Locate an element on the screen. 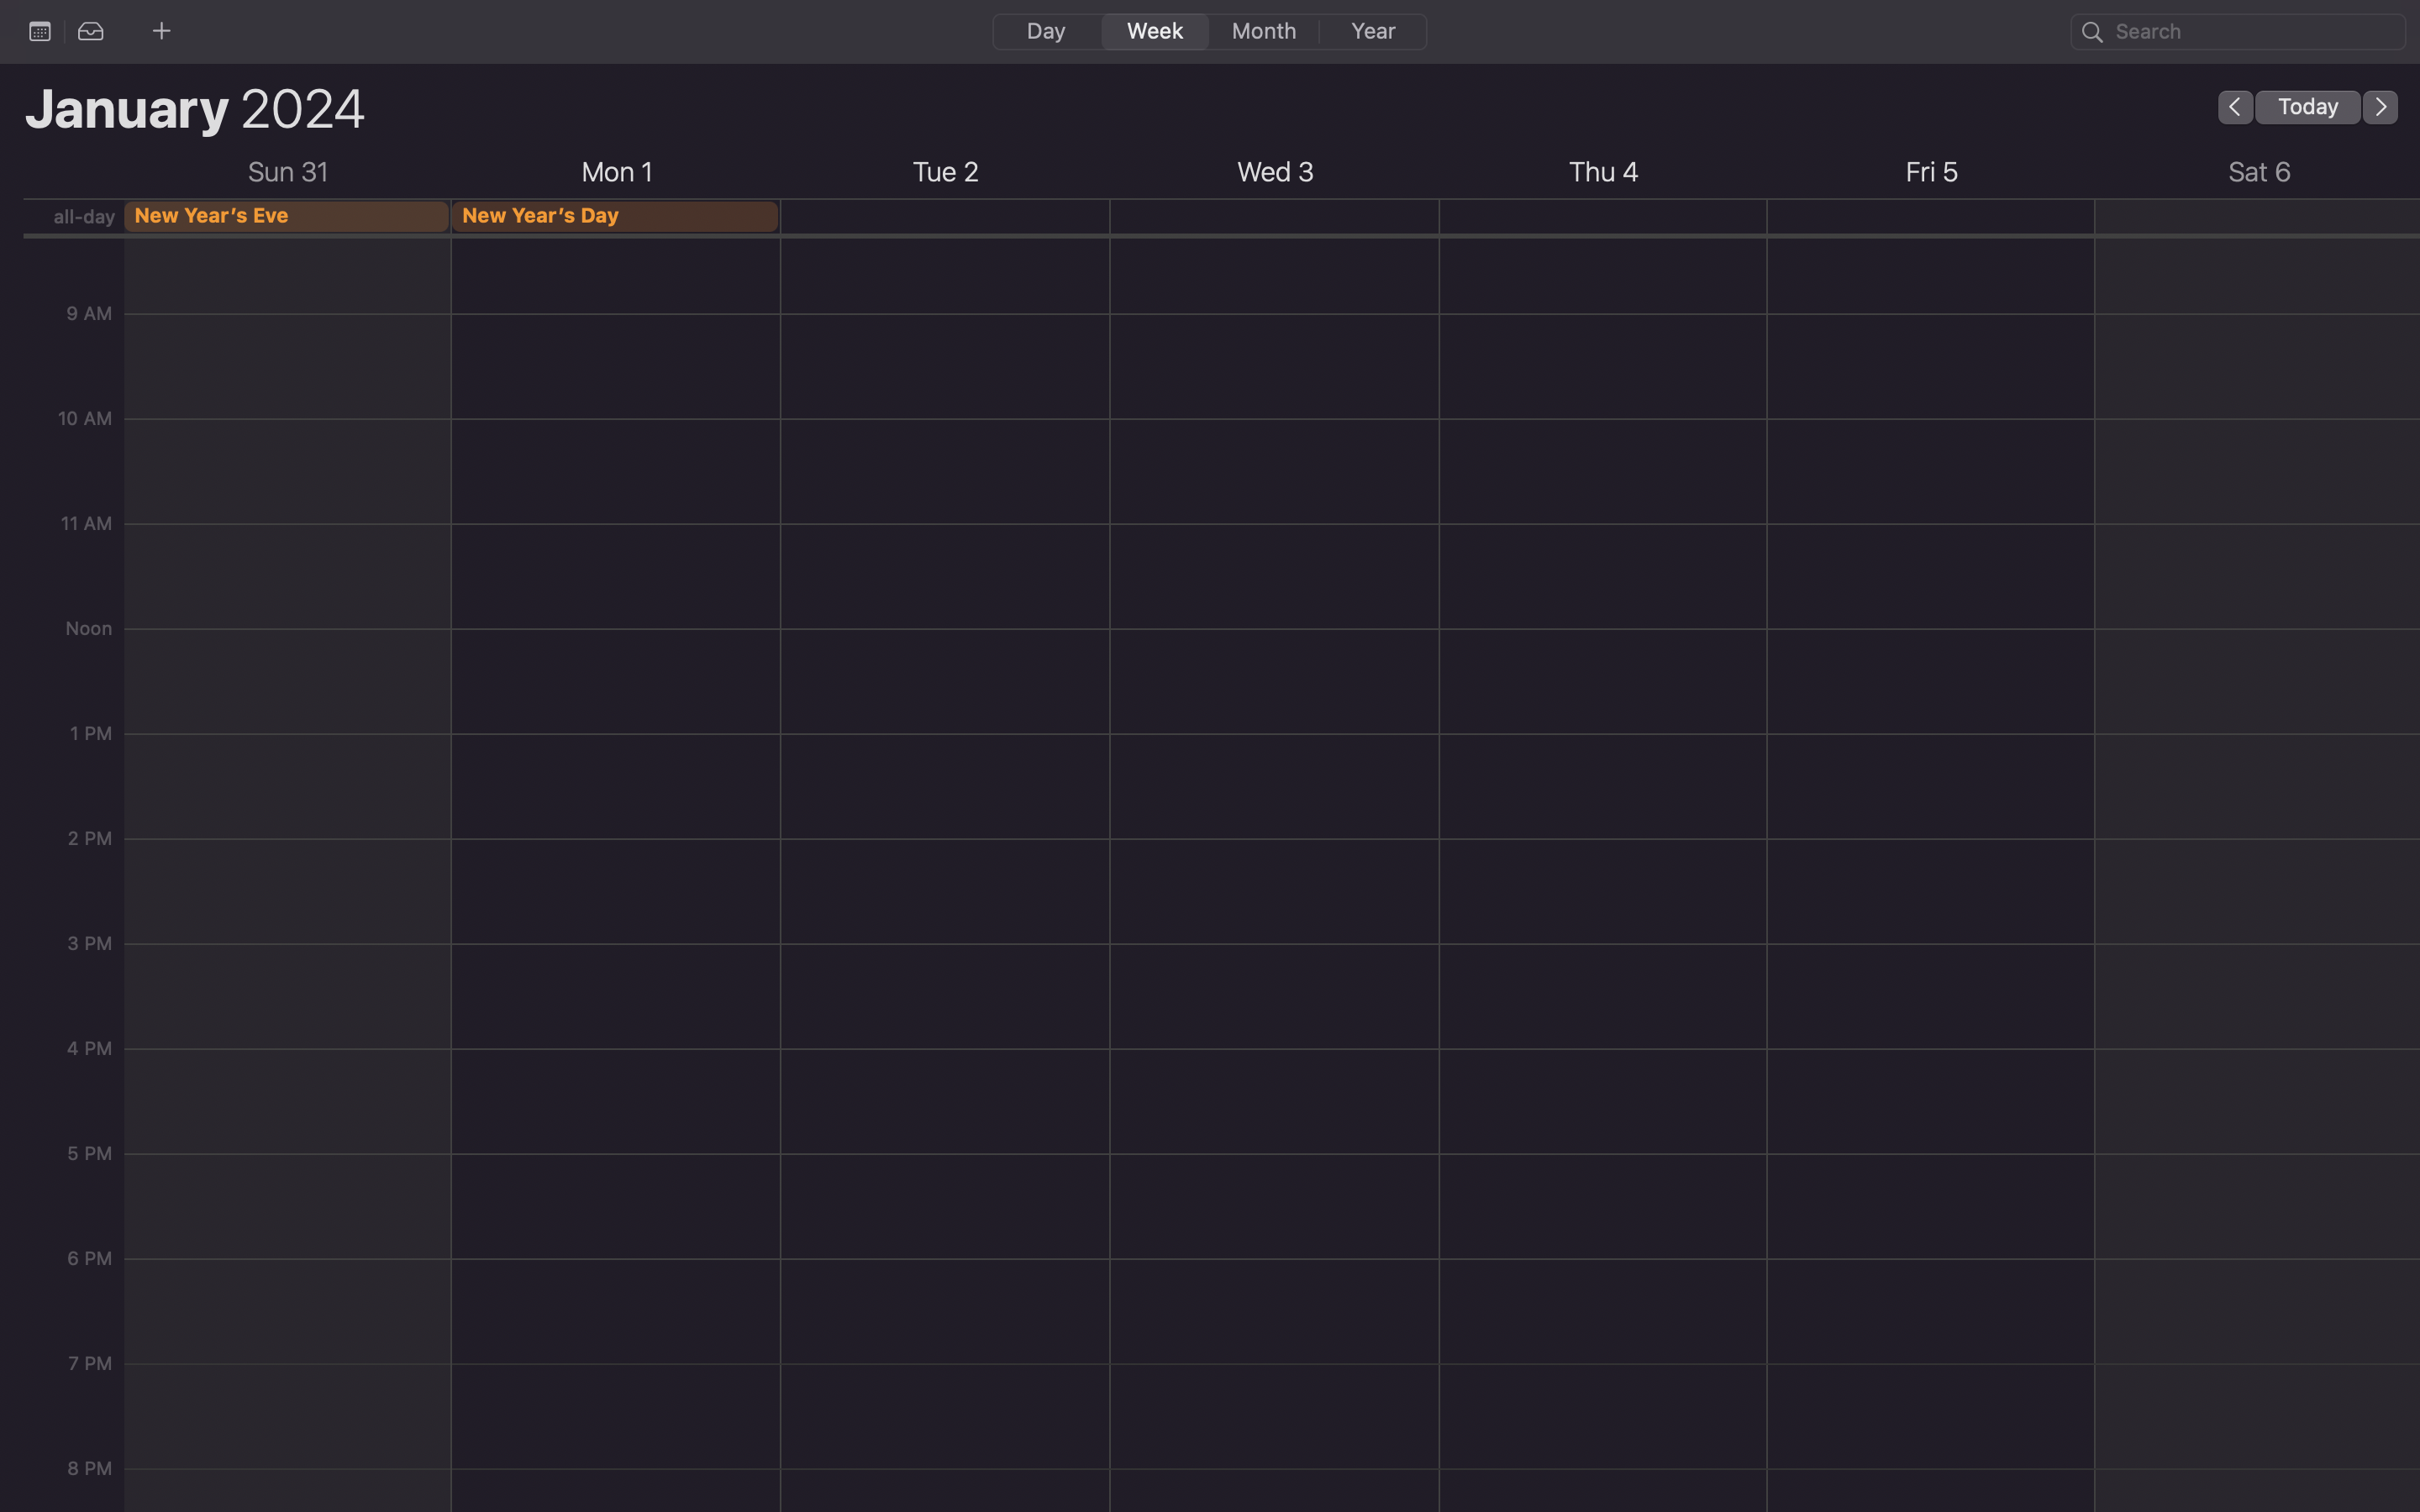 Image resolution: width=2420 pixels, height=1512 pixels. up a reminder for 9 am on January 1st is located at coordinates (617, 331).